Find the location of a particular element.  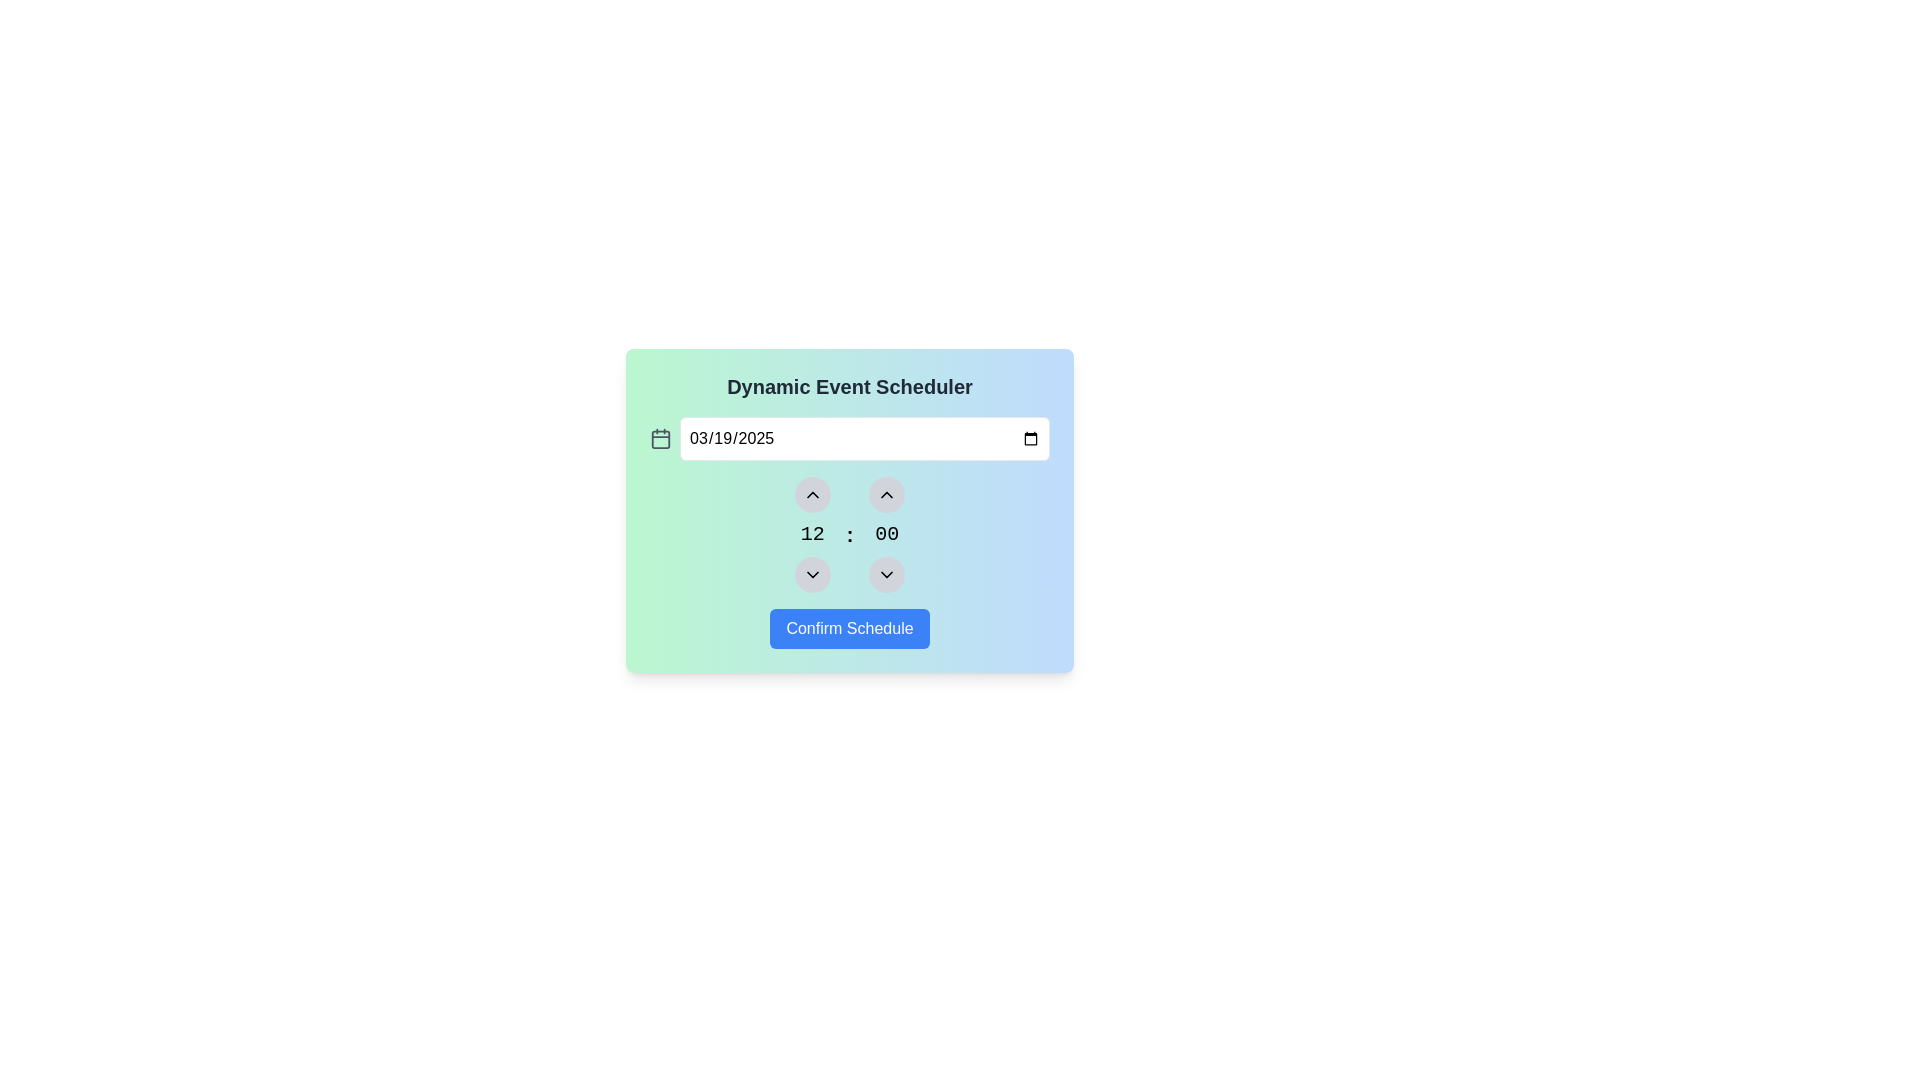

the text element displaying the number '12' in a monospace font, which is positioned in the center of a vertical arrangement within a larger box, indicating a time selection feature is located at coordinates (812, 534).